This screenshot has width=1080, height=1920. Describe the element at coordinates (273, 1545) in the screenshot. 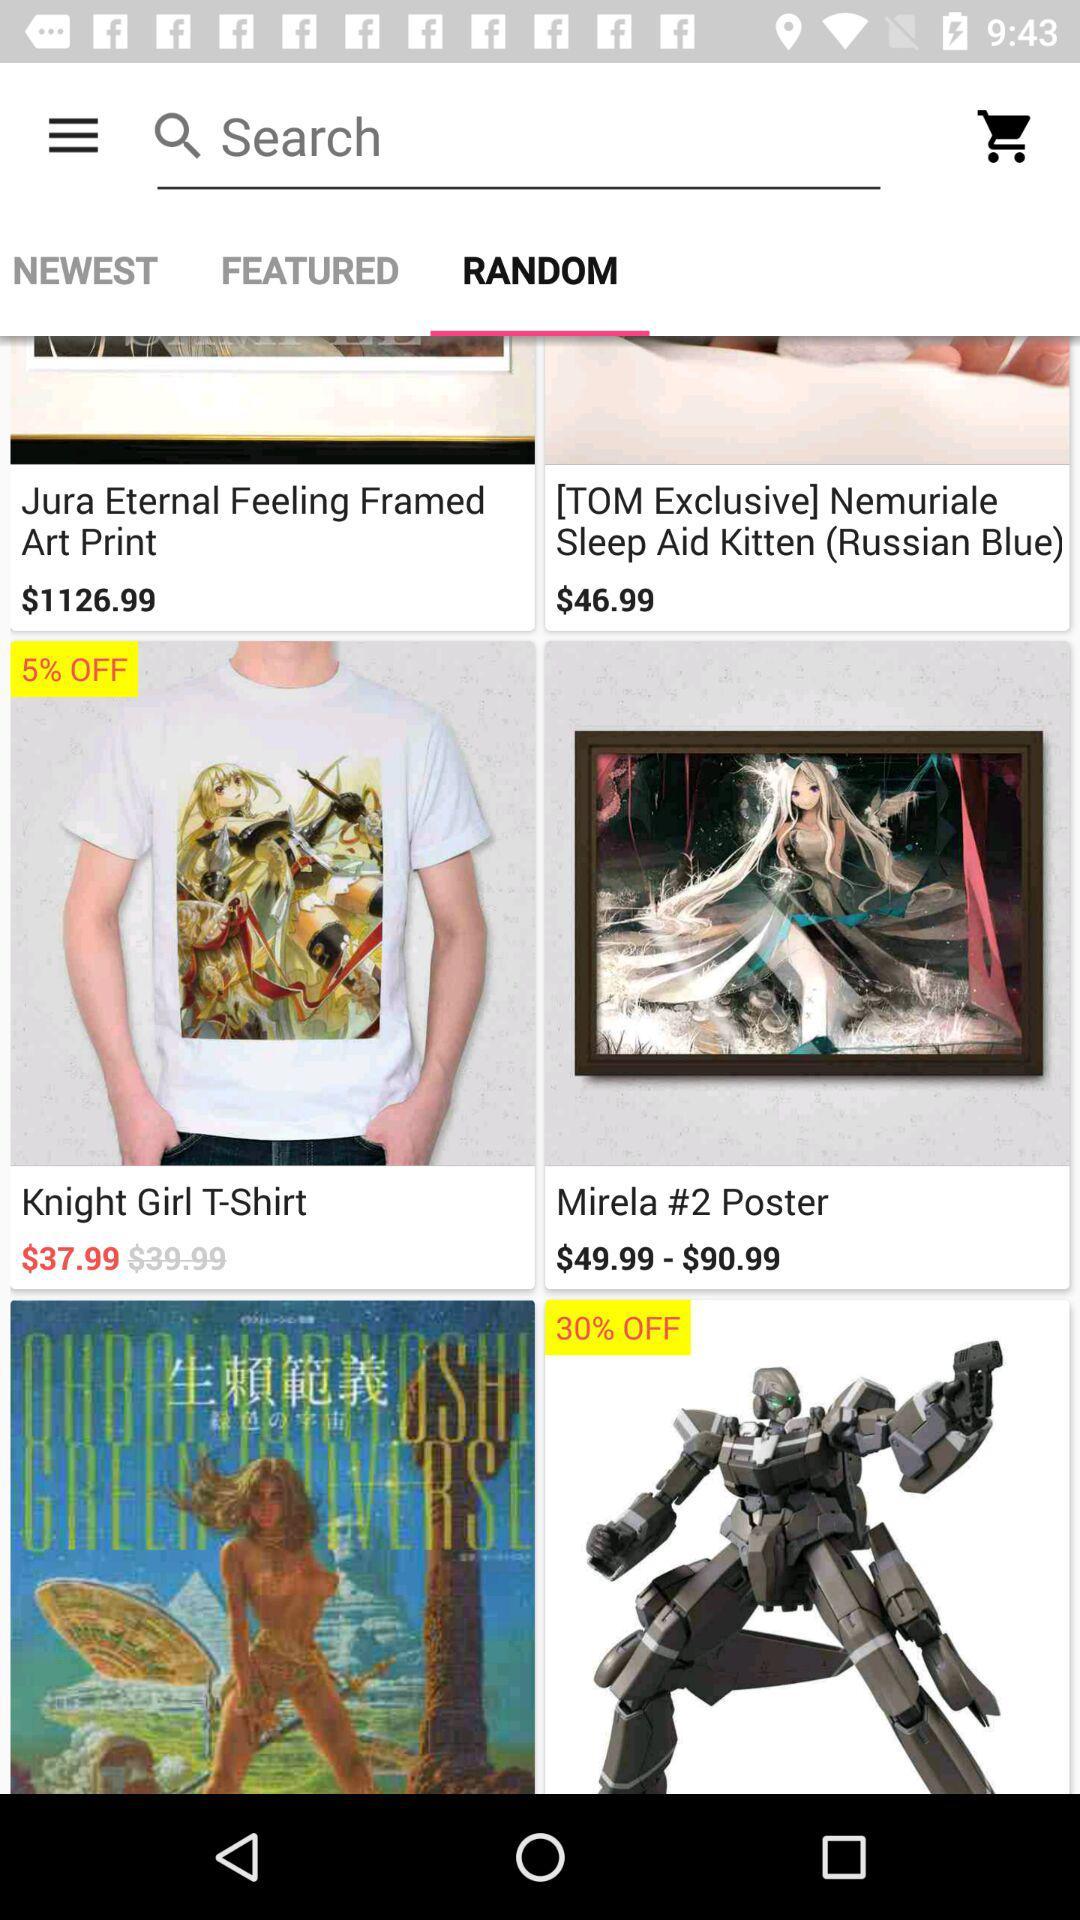

I see `first image at bottom of the page` at that location.